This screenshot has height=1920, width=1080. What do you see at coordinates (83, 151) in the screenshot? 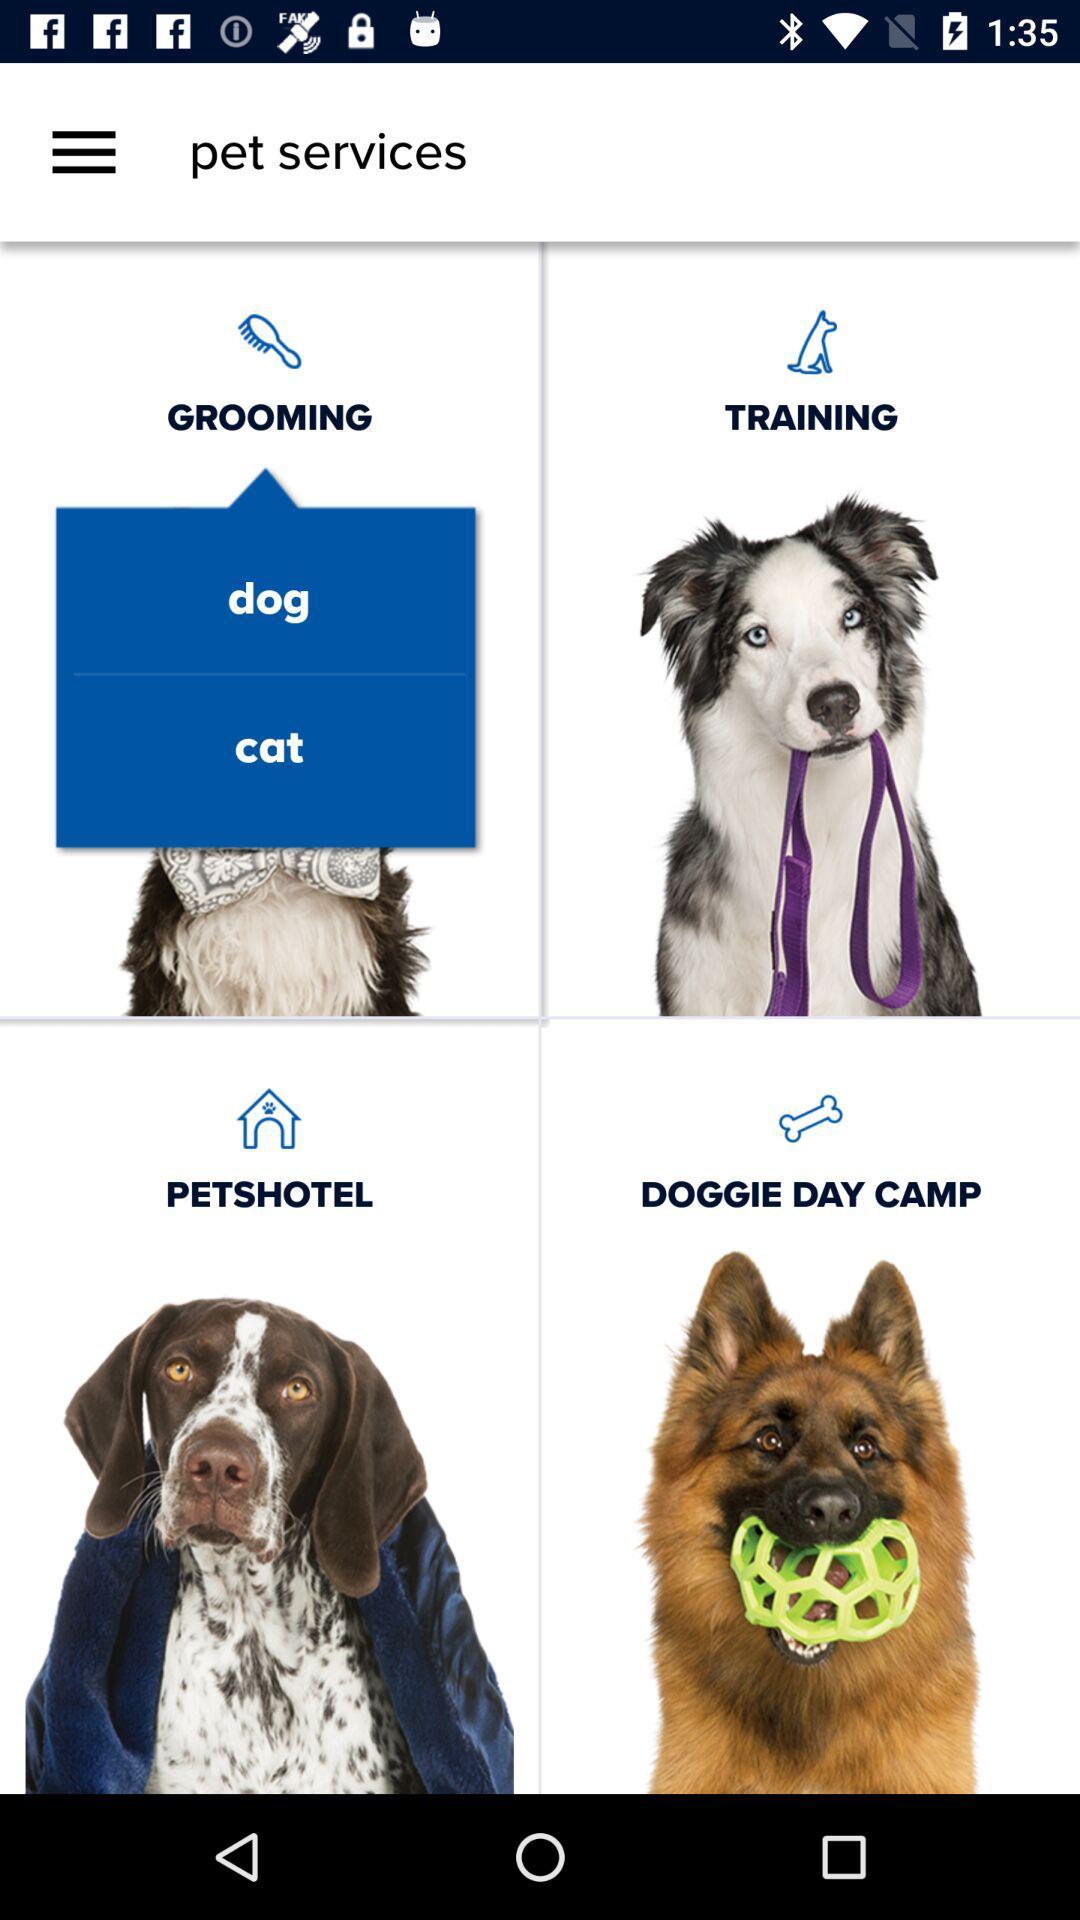
I see `the icon above grooming item` at bounding box center [83, 151].